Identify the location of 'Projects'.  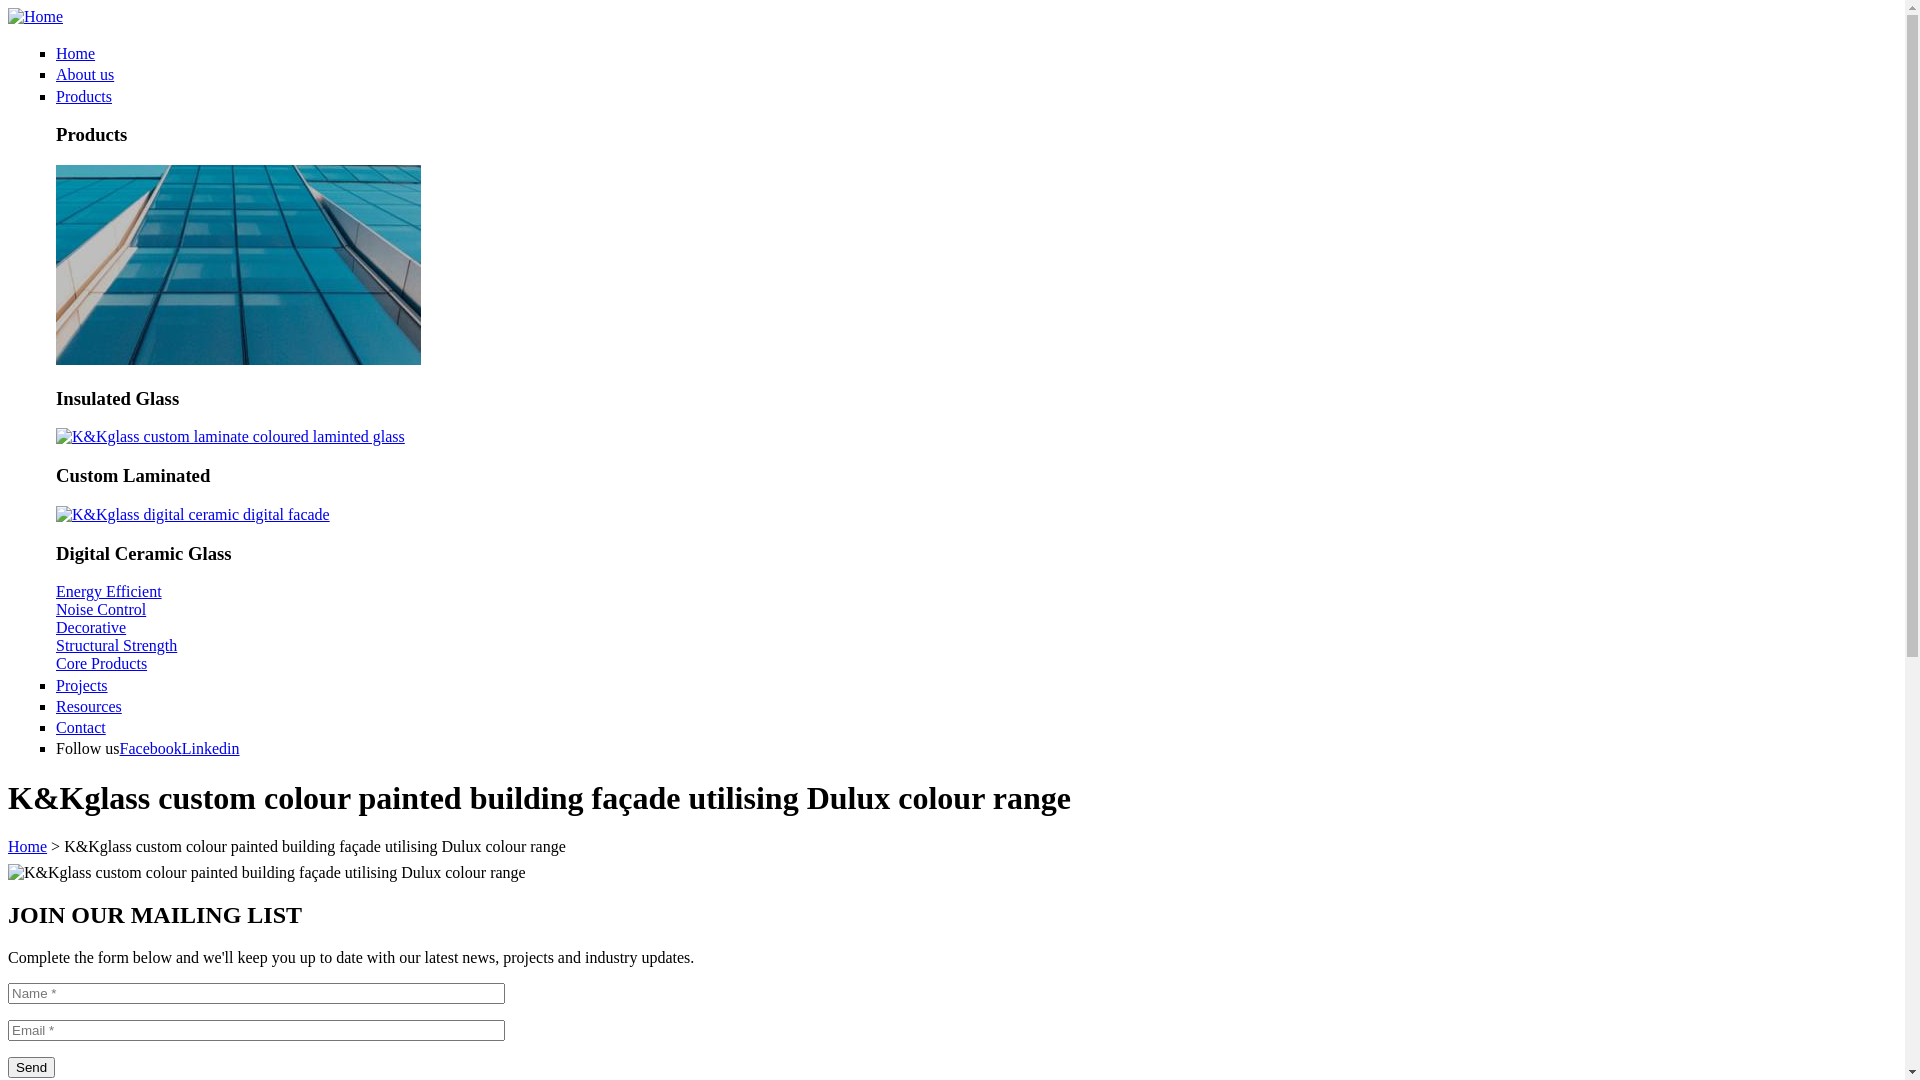
(80, 683).